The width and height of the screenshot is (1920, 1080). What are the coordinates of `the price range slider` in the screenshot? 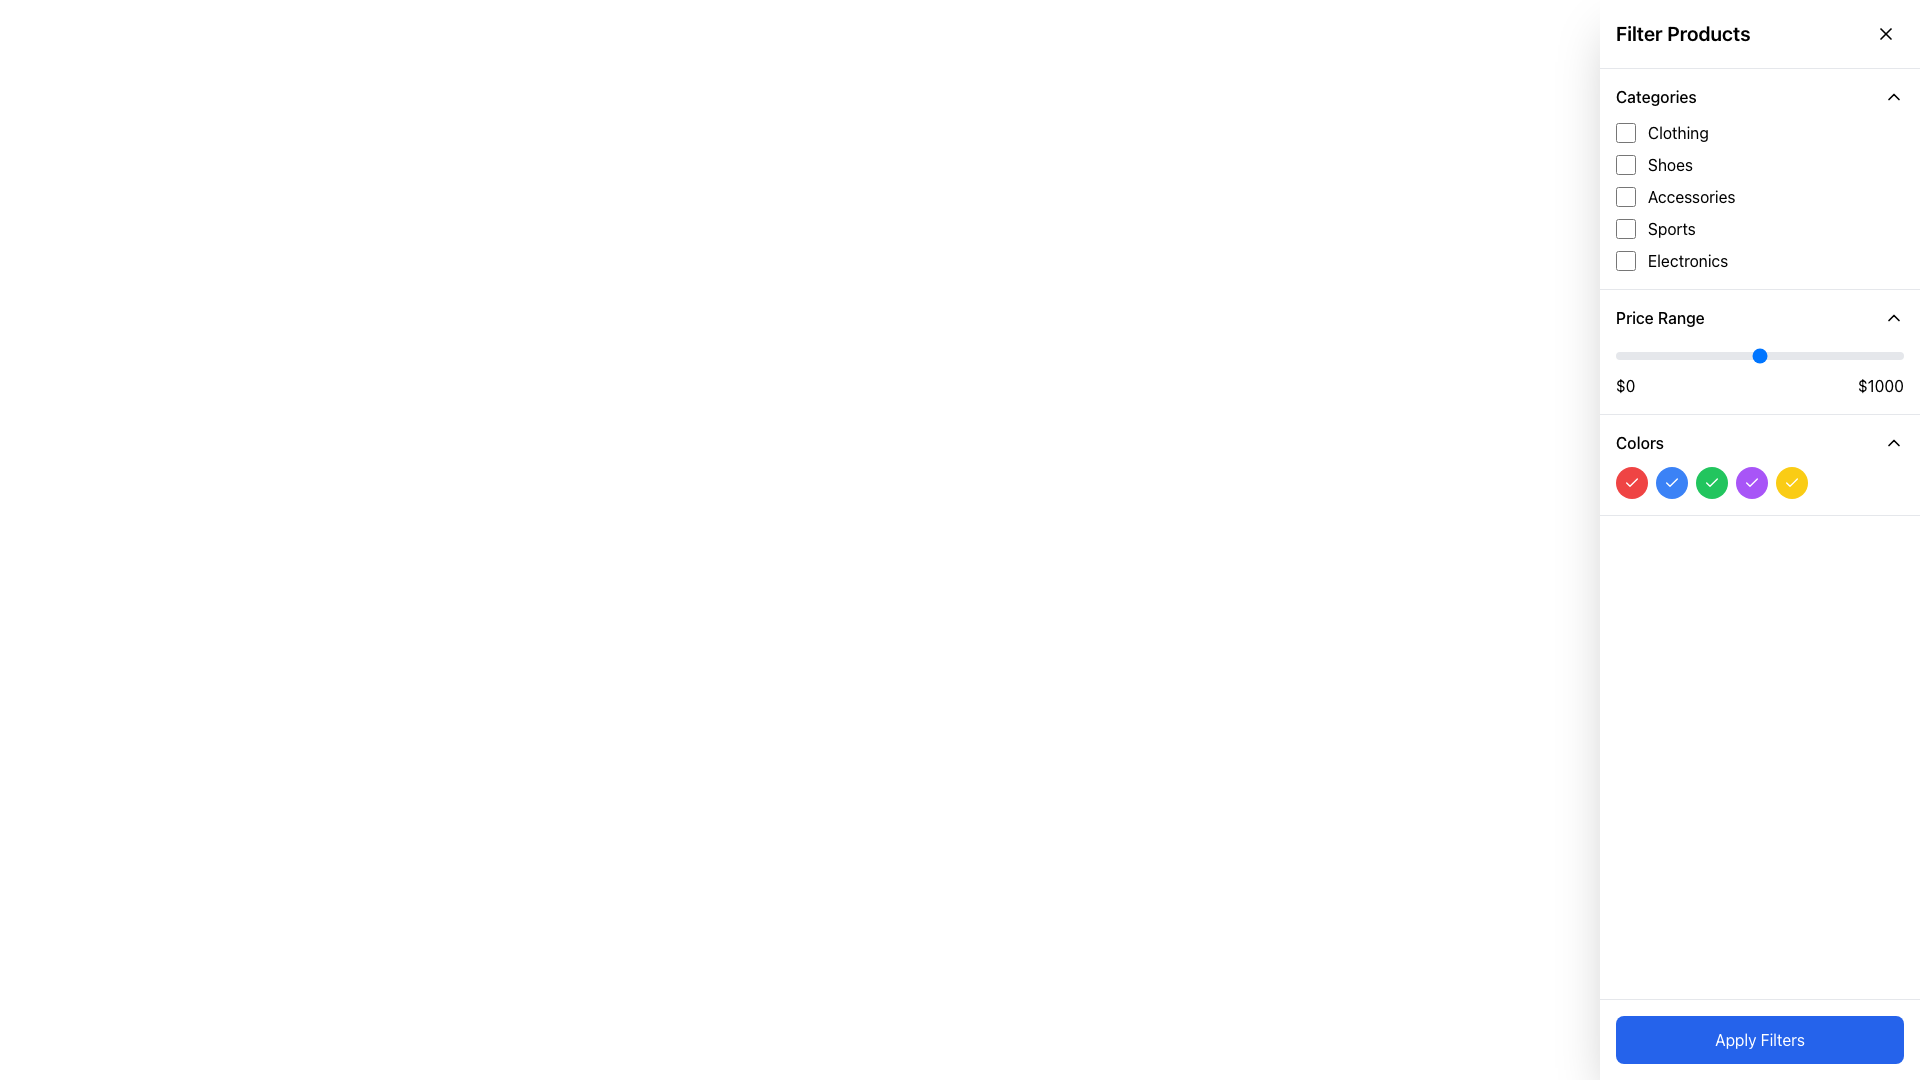 It's located at (1840, 354).